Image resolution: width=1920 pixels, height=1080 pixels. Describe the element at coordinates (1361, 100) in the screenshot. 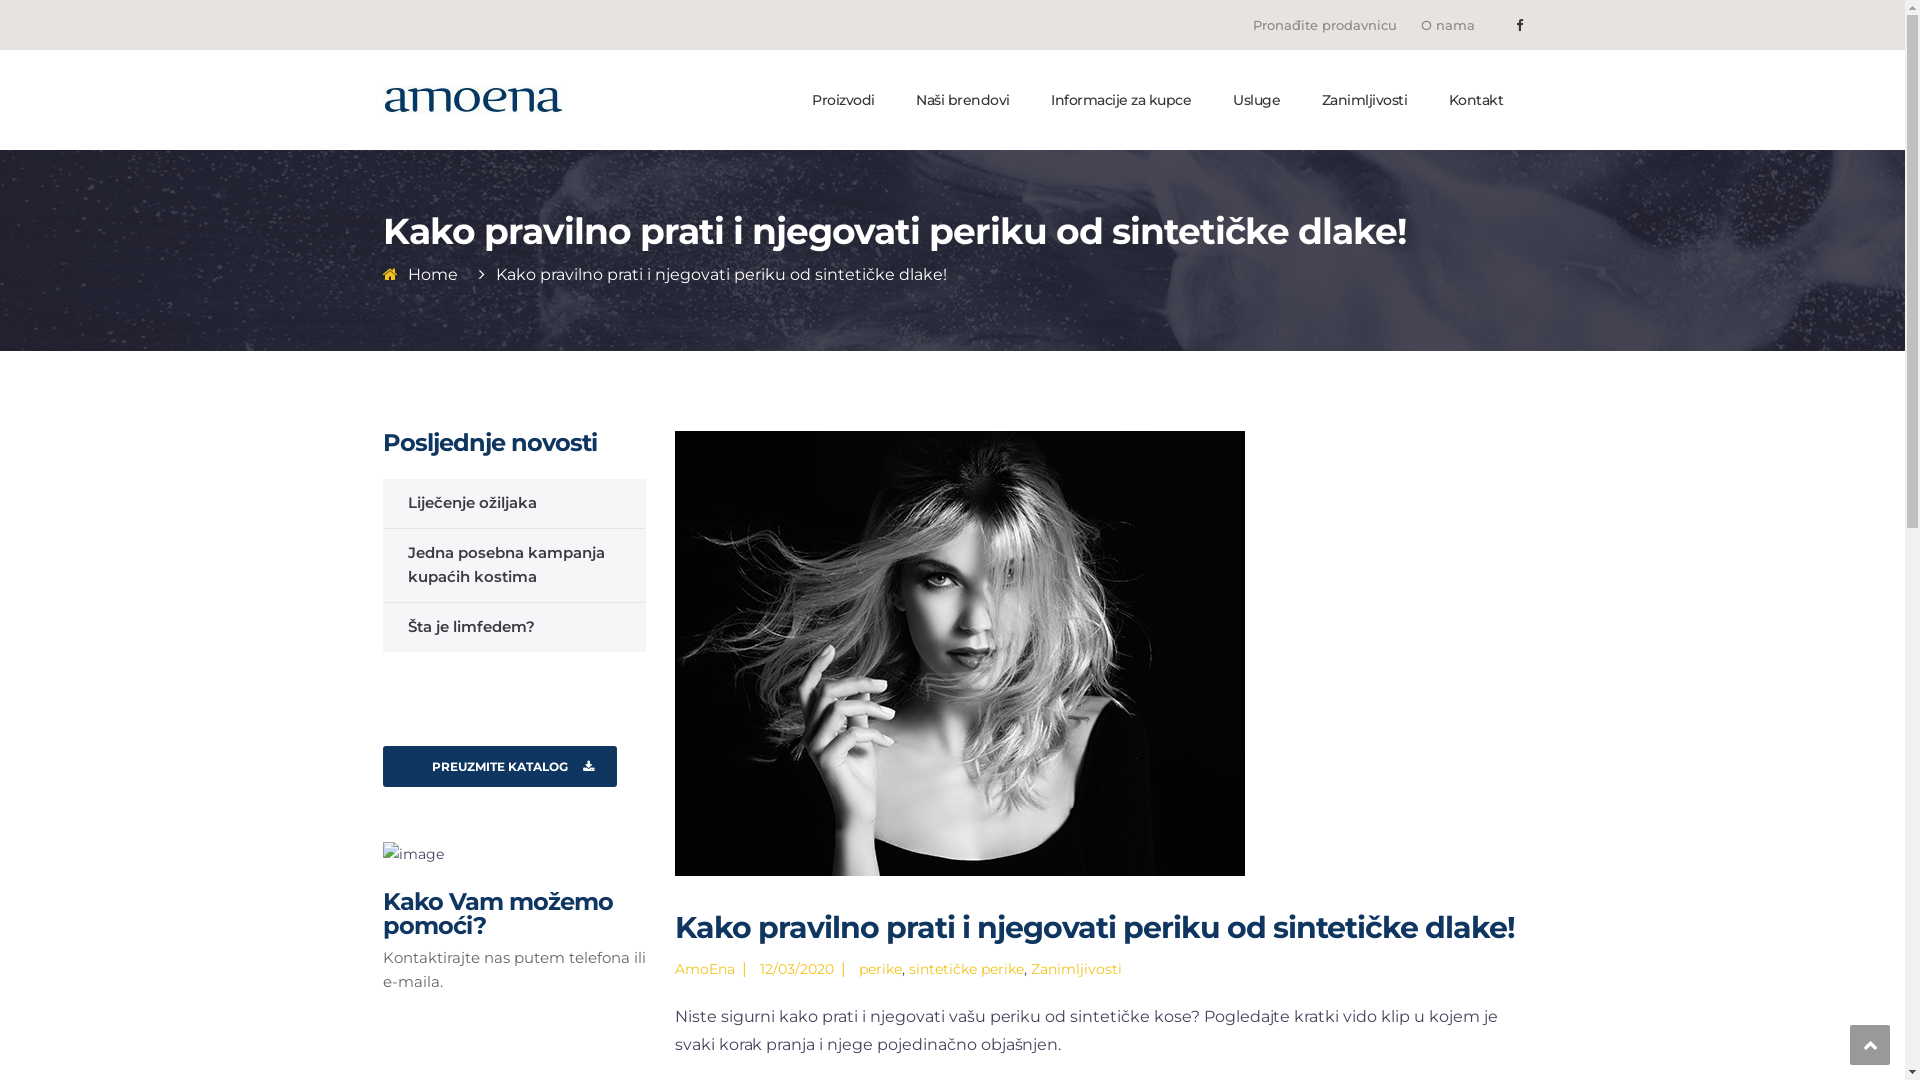

I see `'Zanimljivosti'` at that location.